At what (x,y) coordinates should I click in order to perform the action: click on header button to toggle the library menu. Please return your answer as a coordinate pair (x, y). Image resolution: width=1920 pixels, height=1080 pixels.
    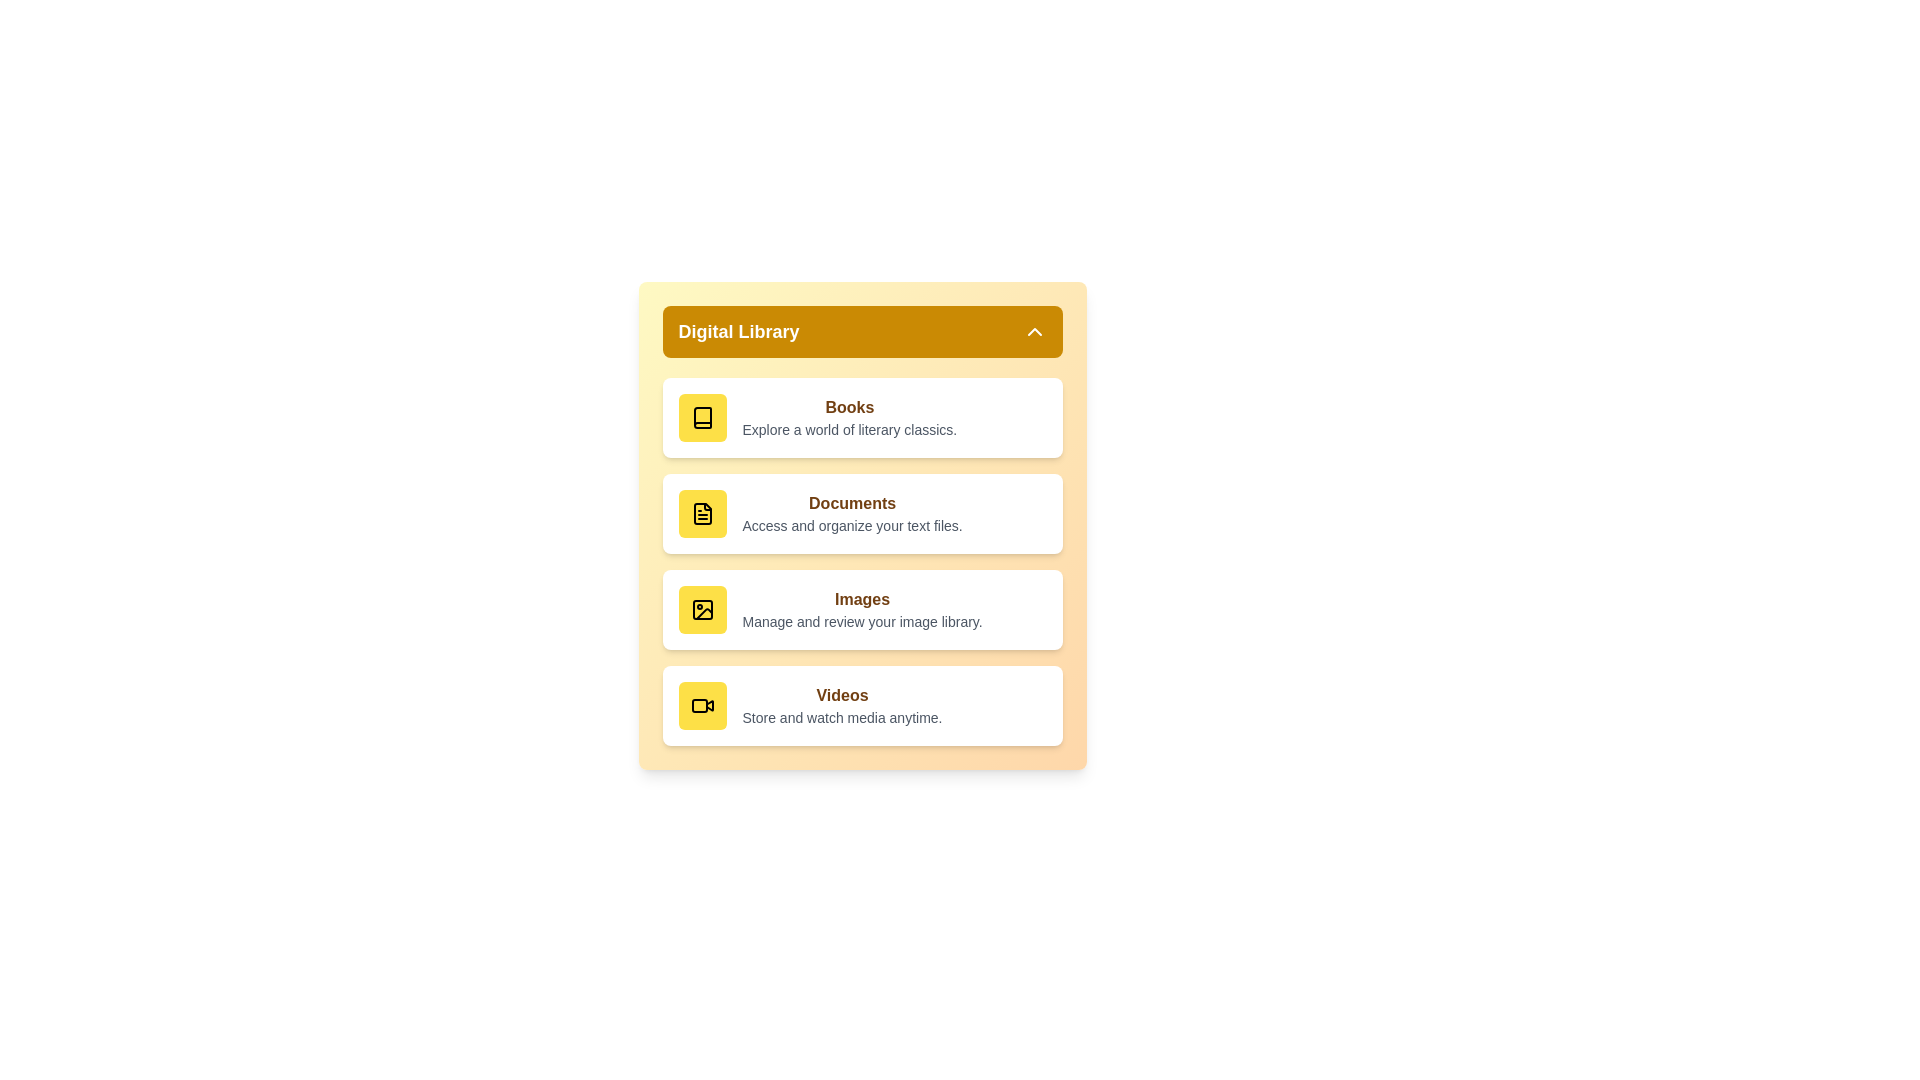
    Looking at the image, I should click on (862, 330).